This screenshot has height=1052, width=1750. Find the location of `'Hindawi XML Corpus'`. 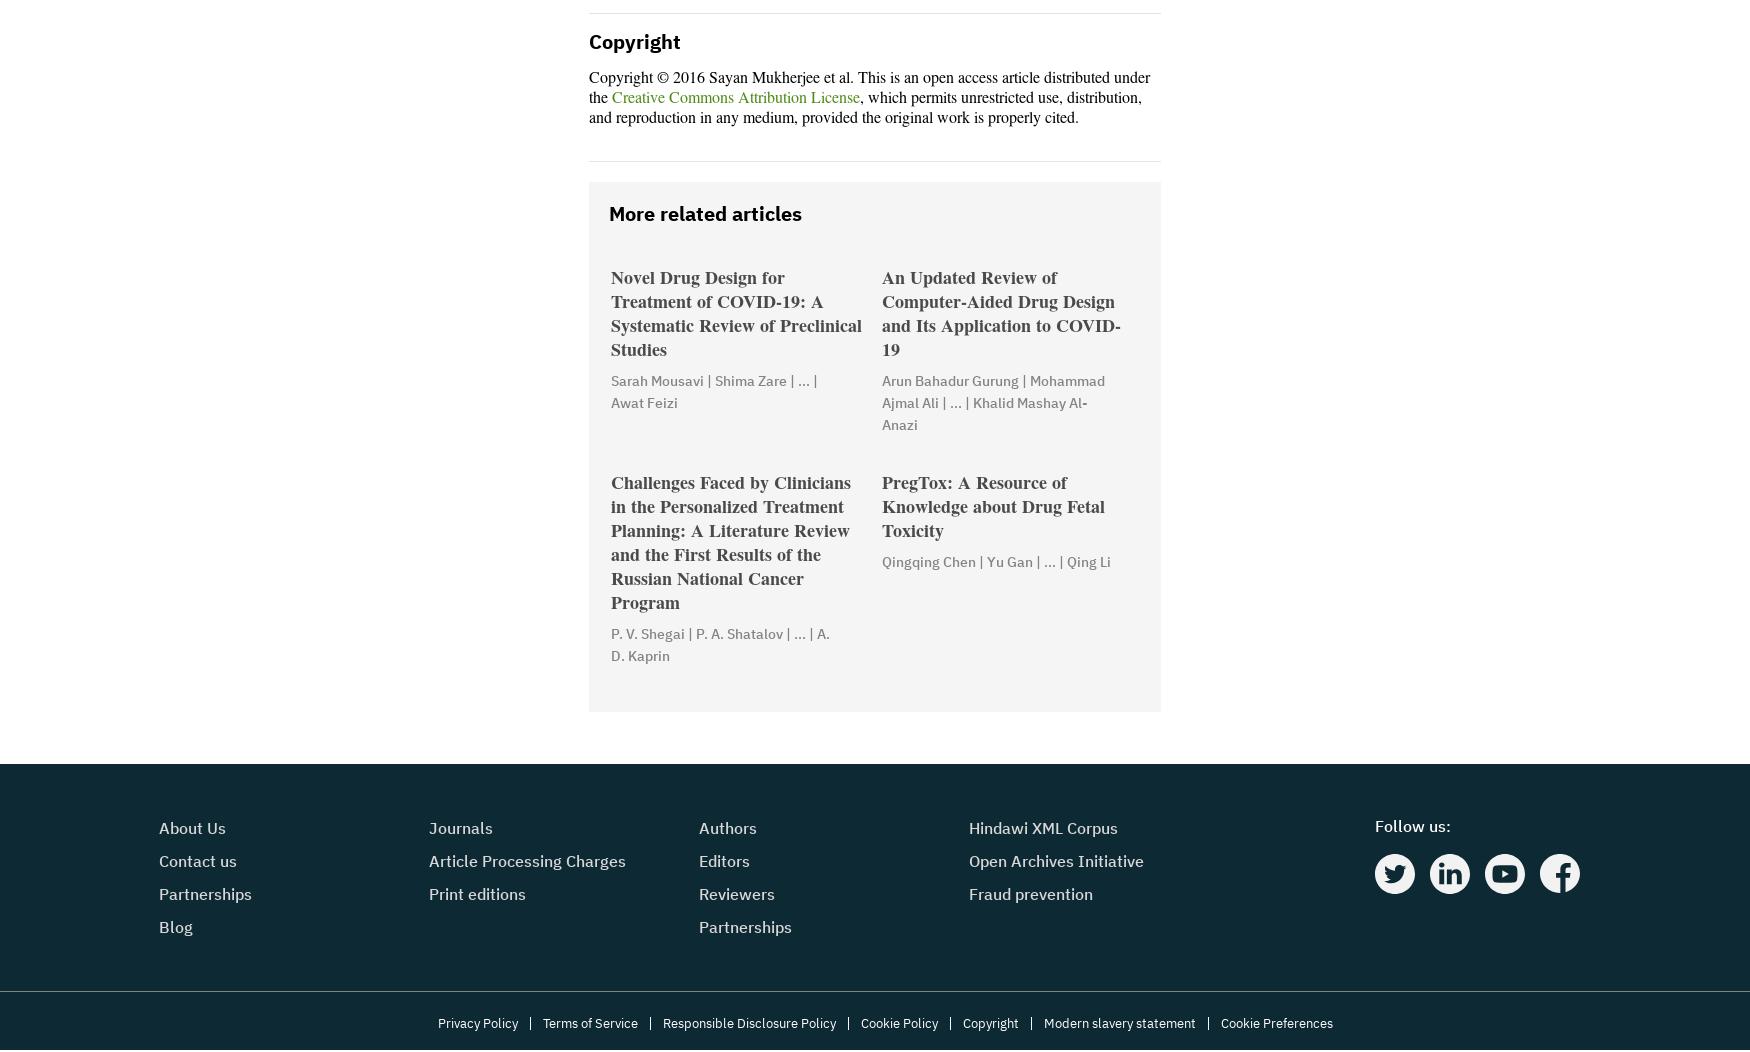

'Hindawi XML Corpus' is located at coordinates (1042, 828).